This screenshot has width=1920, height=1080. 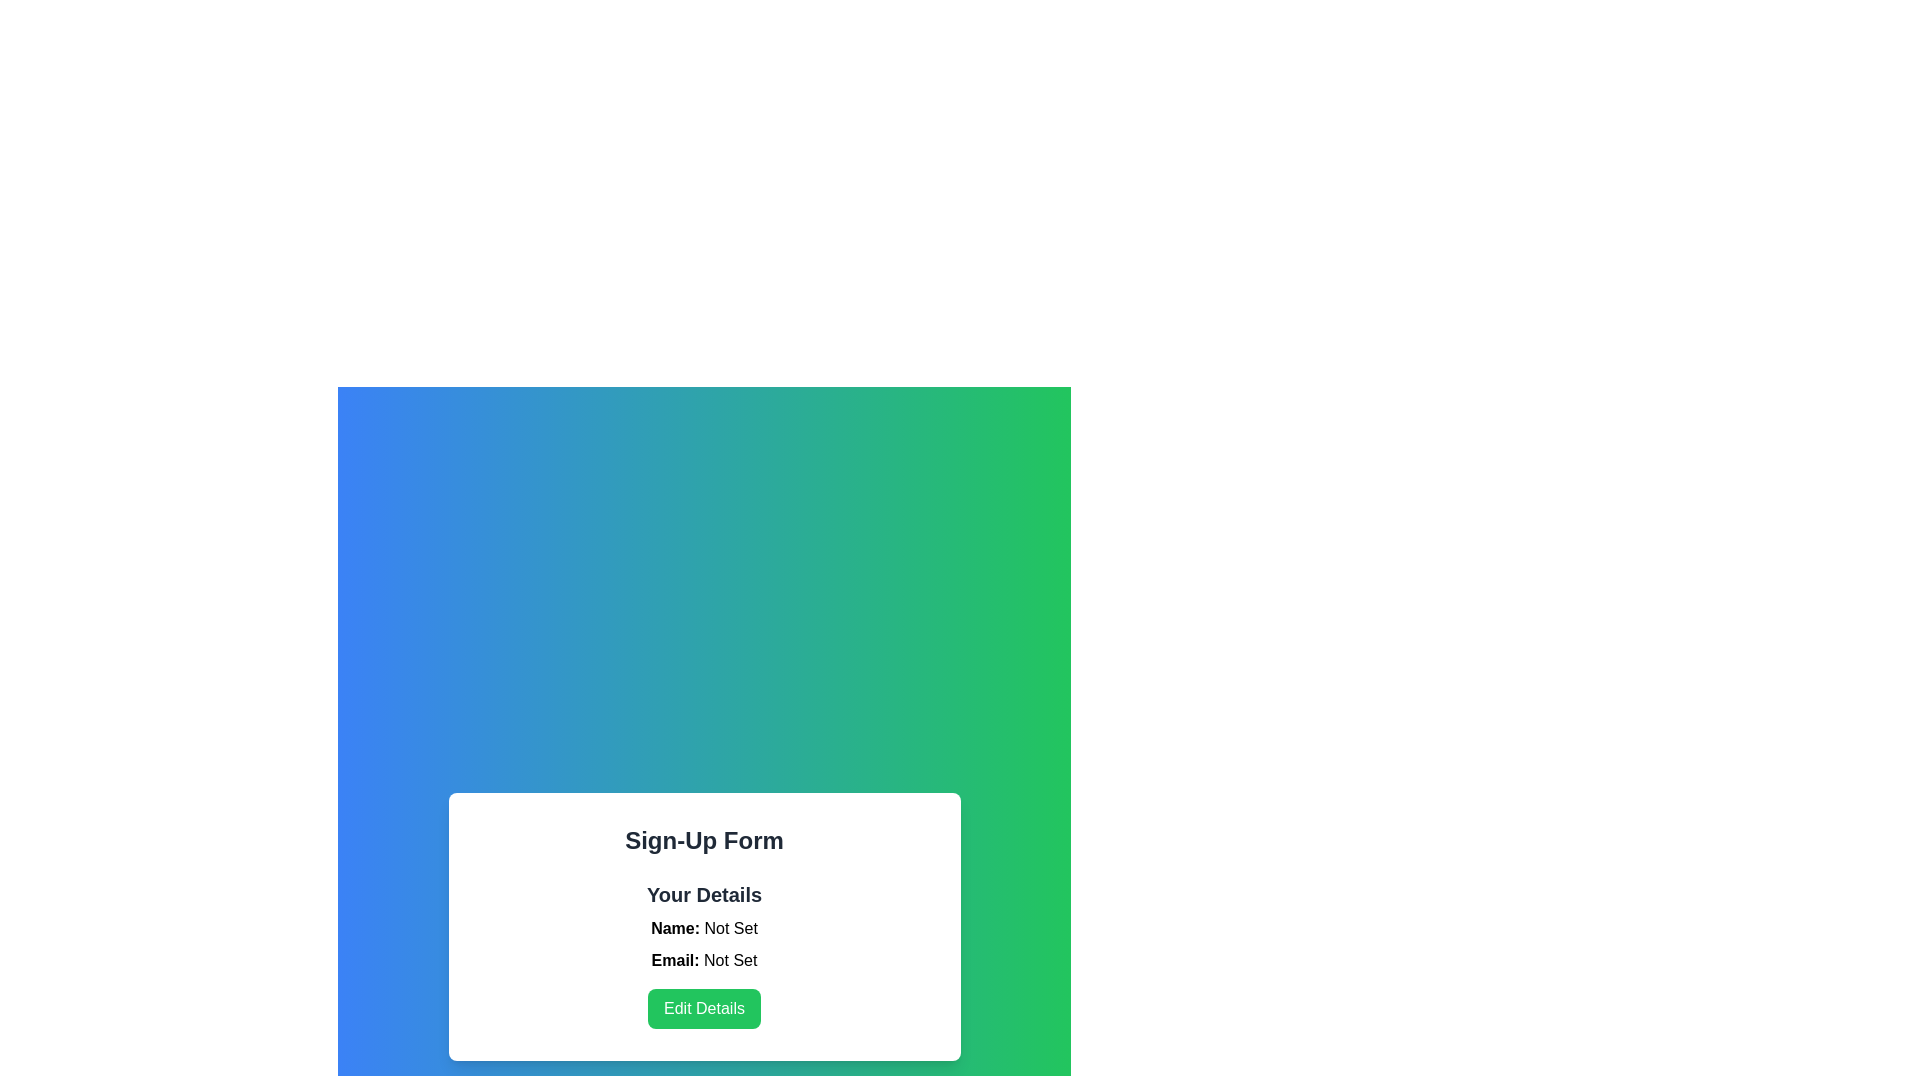 What do you see at coordinates (704, 893) in the screenshot?
I see `the 'Your Details' text label element, which is displayed in bold and large font at the top of a white card interface` at bounding box center [704, 893].